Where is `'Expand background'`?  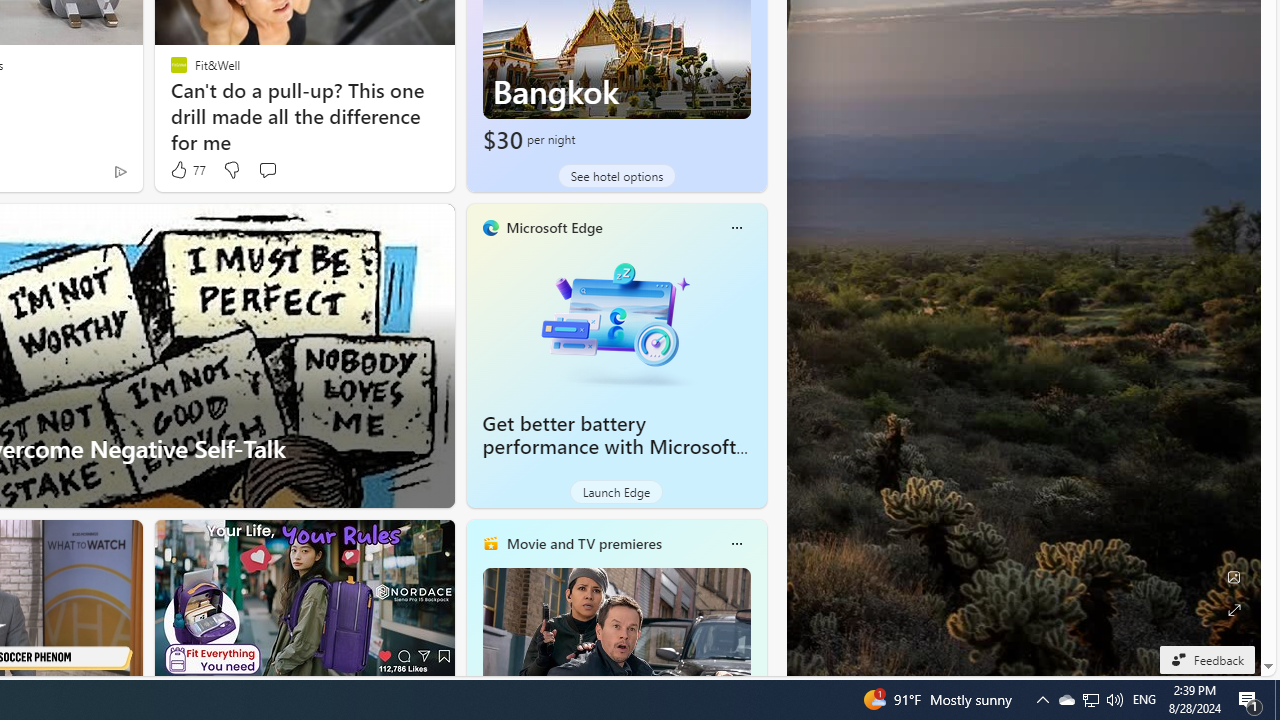
'Expand background' is located at coordinates (1232, 609).